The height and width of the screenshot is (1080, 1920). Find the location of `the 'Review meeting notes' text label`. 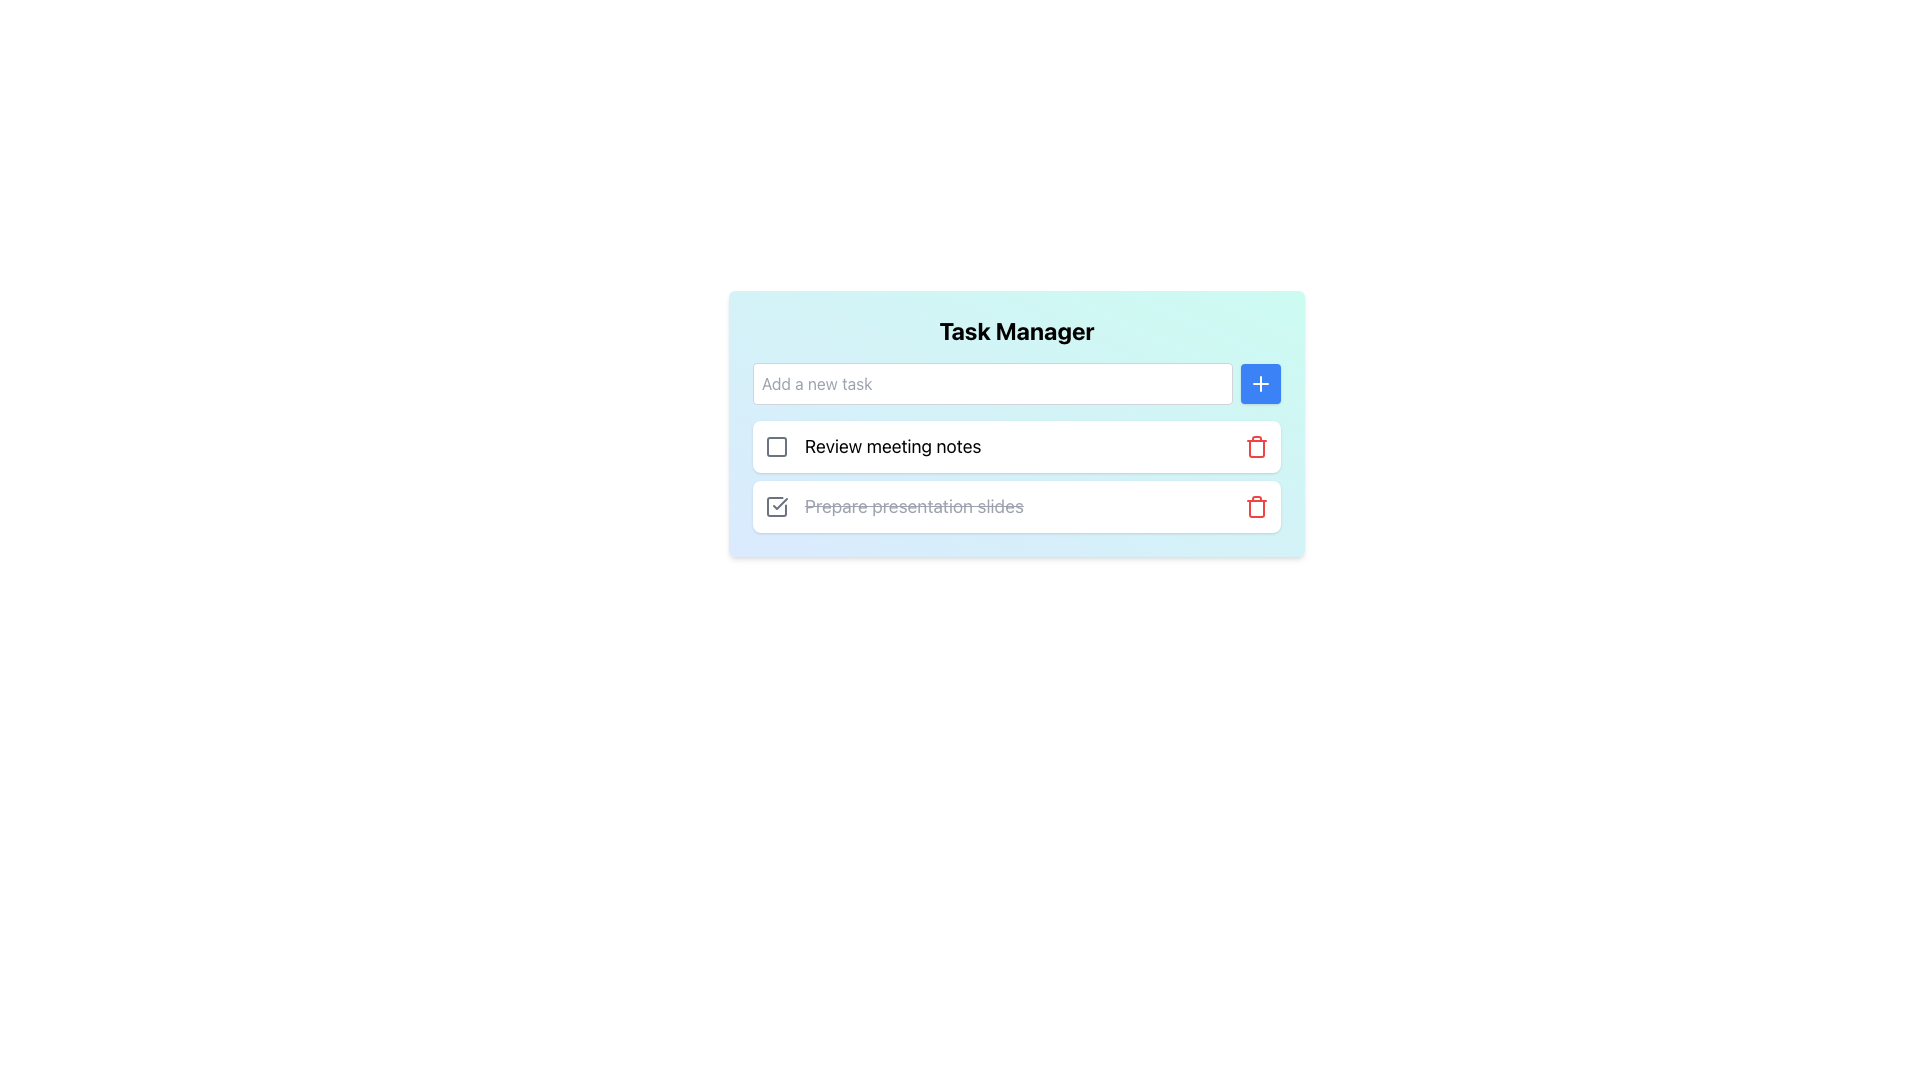

the 'Review meeting notes' text label is located at coordinates (873, 446).